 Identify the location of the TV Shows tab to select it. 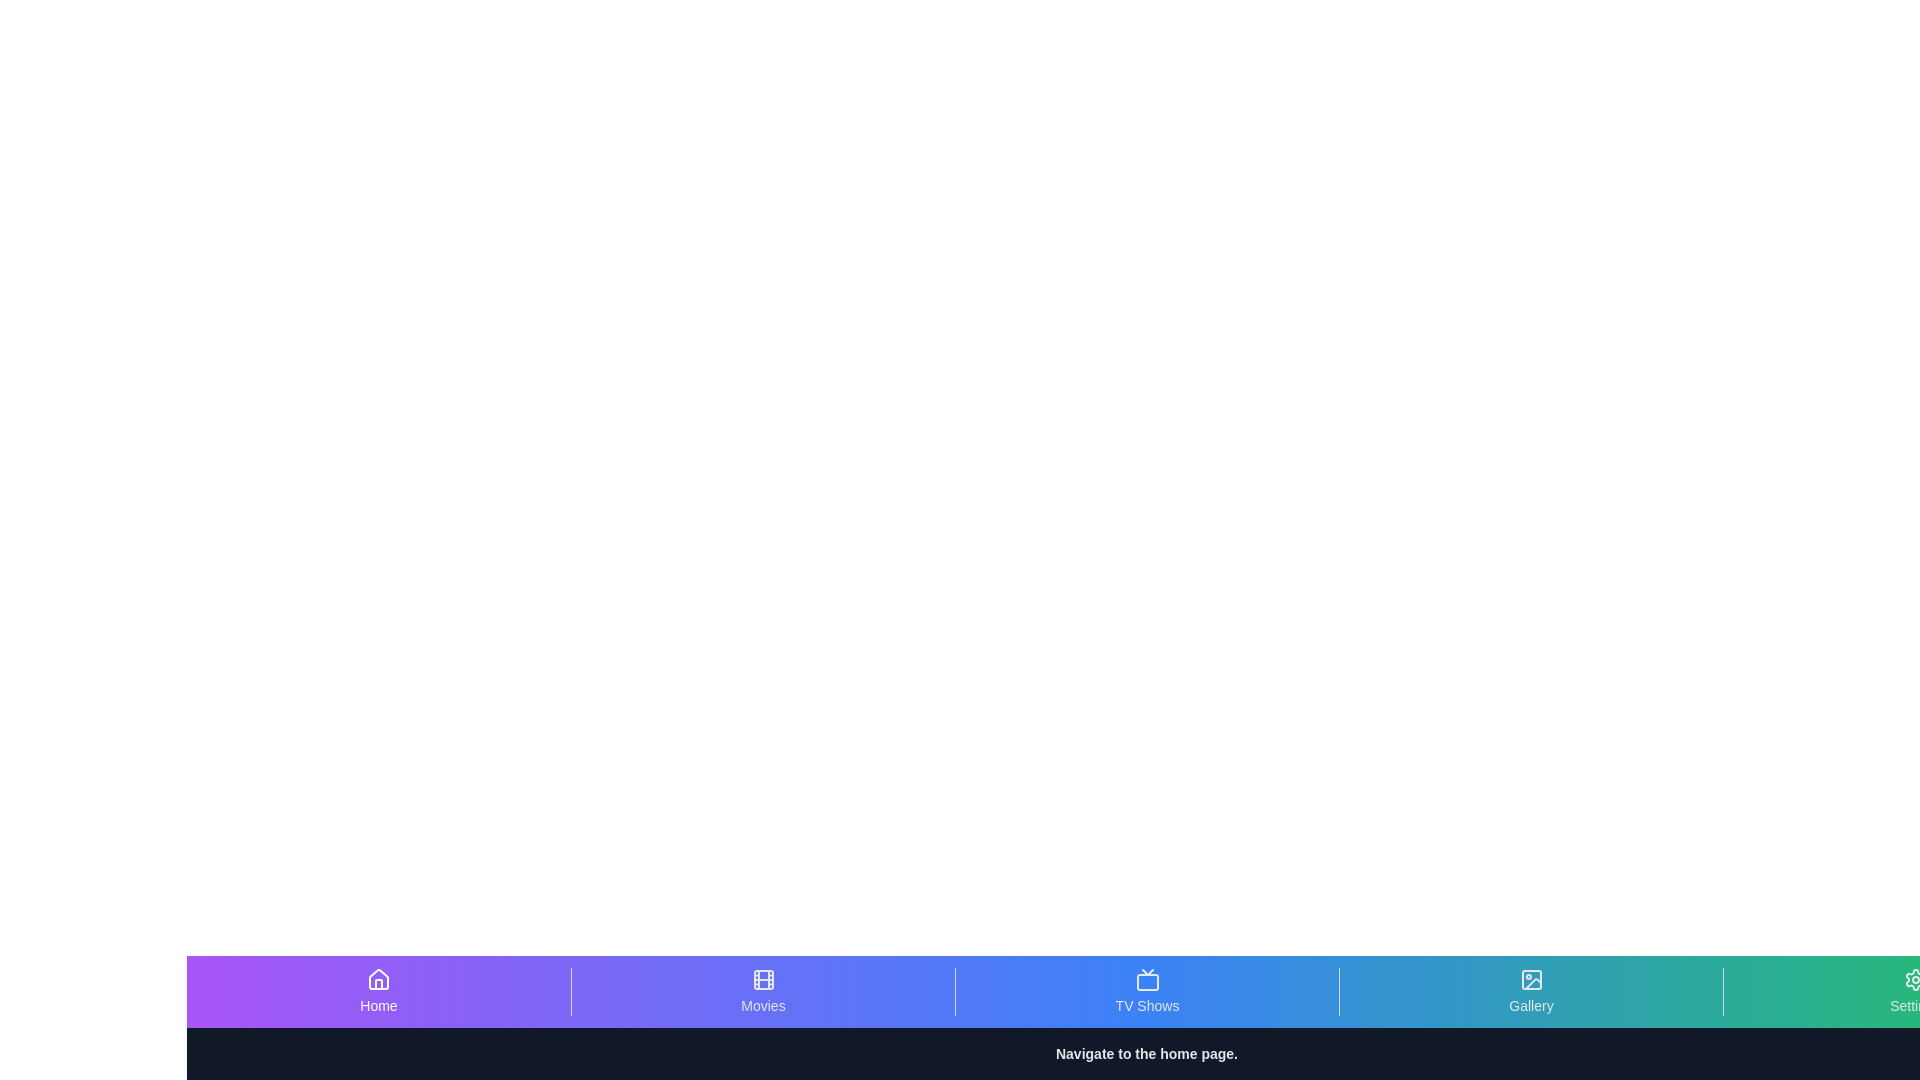
(1147, 991).